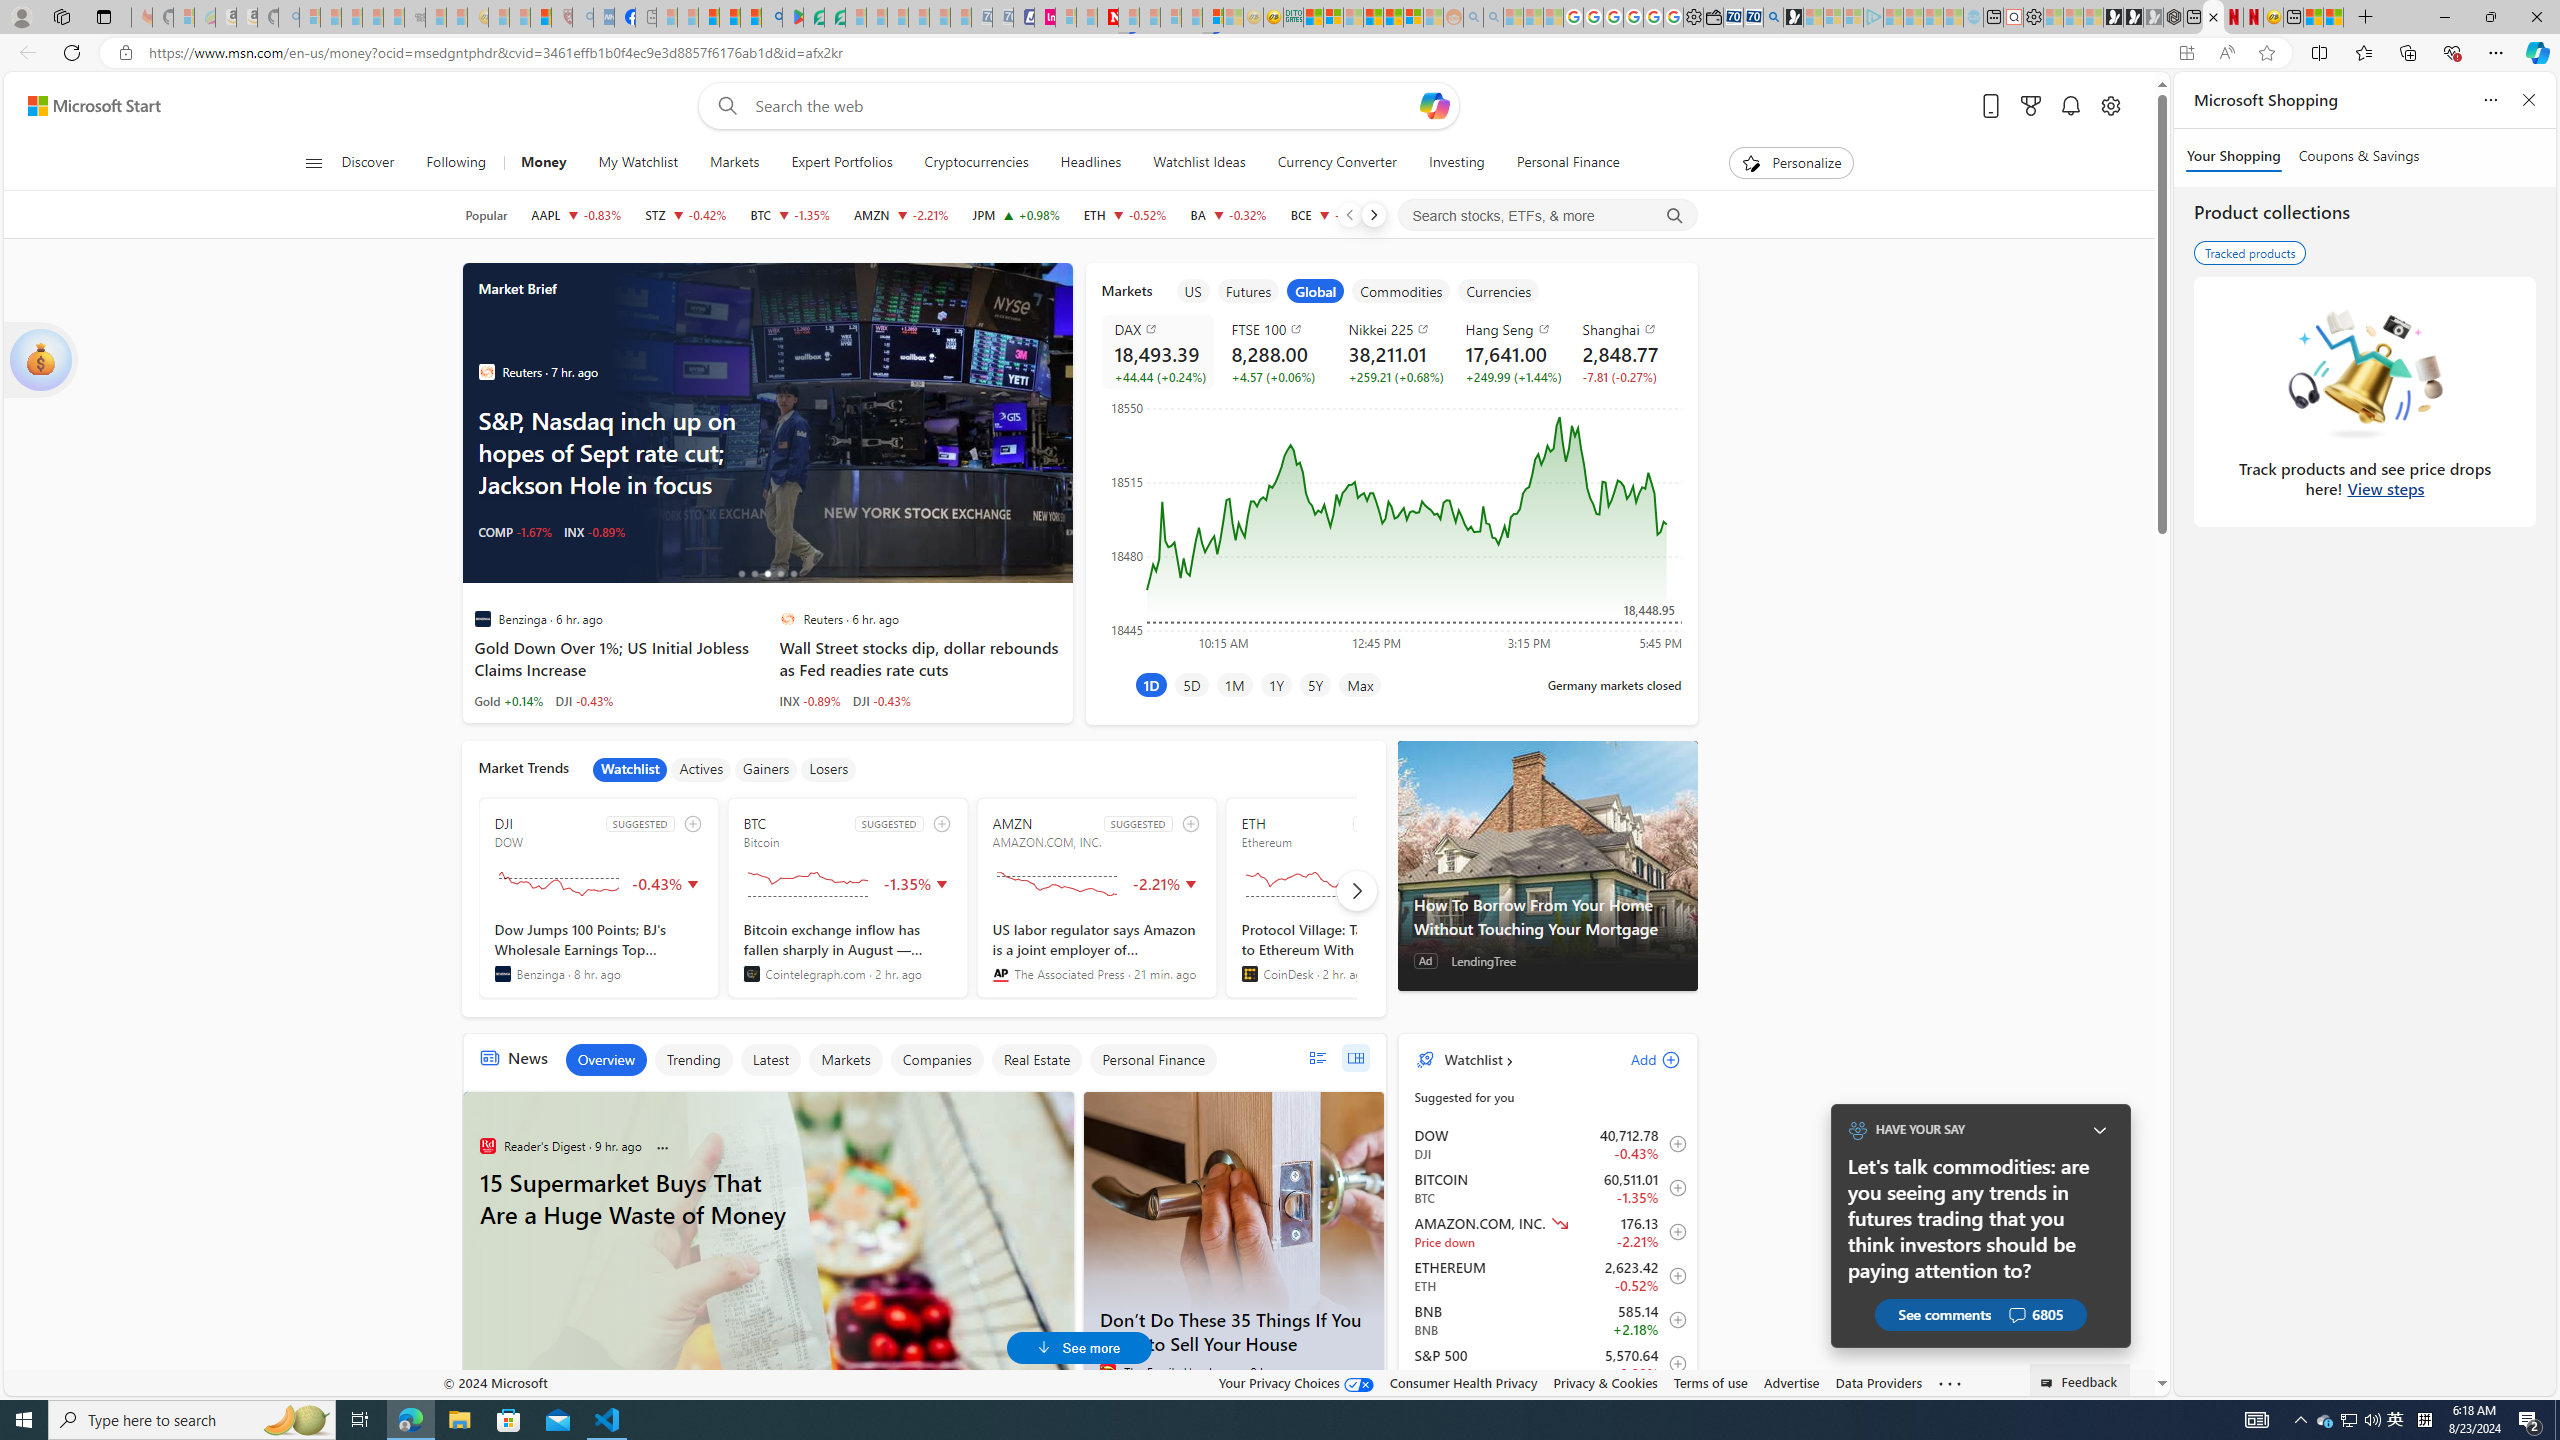 This screenshot has height=1440, width=2560. I want to click on 'INX -0.89%', so click(810, 700).